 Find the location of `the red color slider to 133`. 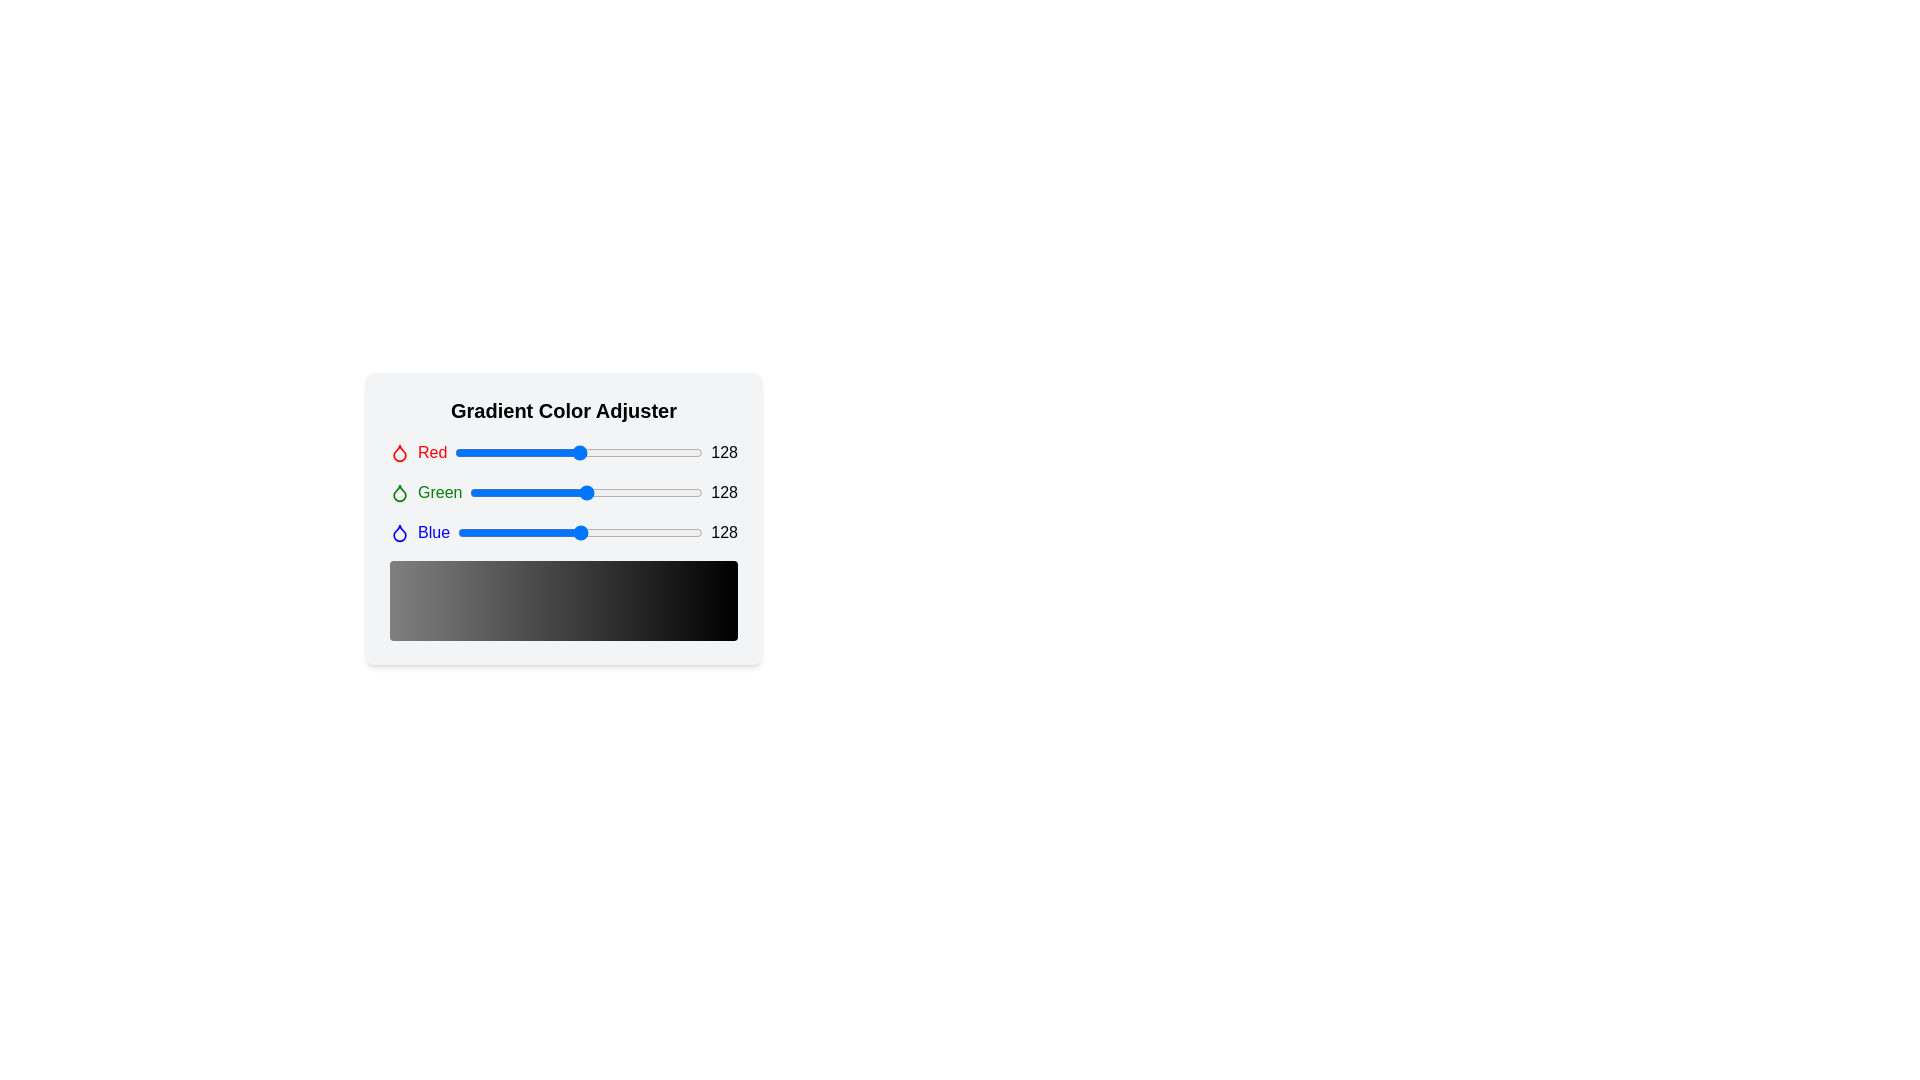

the red color slider to 133 is located at coordinates (583, 452).